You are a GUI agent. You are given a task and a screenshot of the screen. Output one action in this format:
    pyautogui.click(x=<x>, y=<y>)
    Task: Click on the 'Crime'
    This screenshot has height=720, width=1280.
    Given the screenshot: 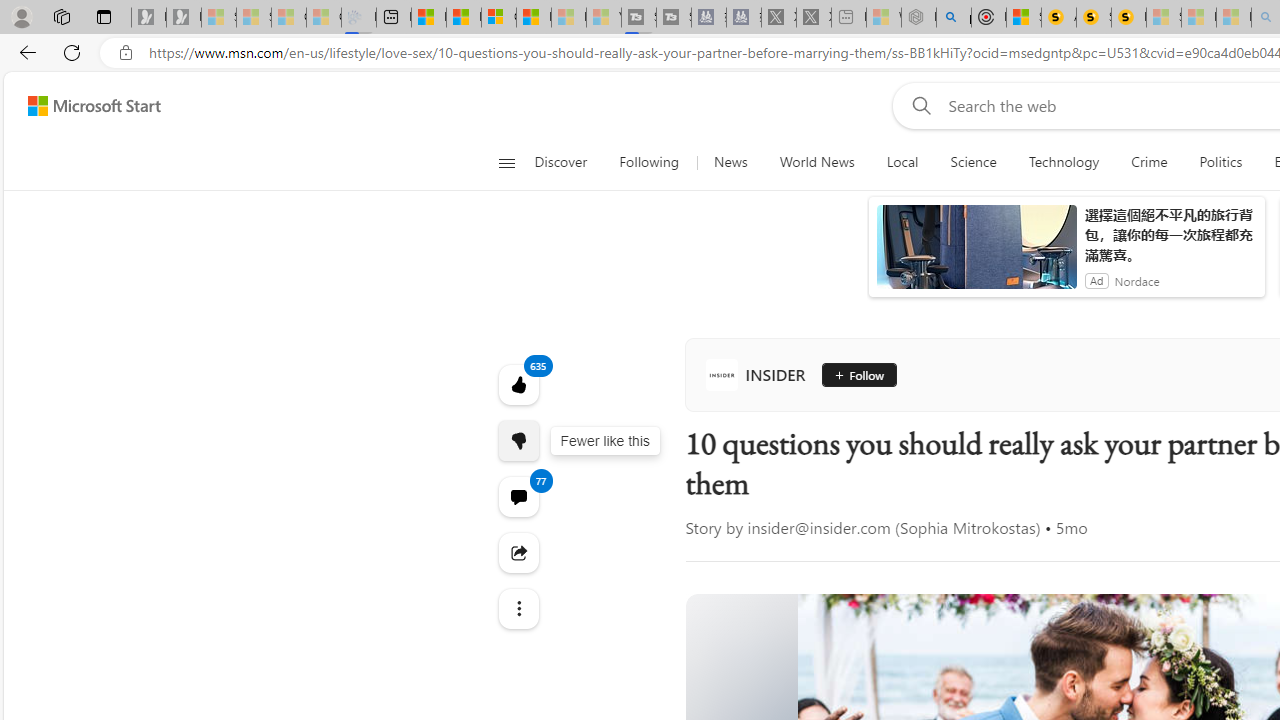 What is the action you would take?
    pyautogui.click(x=1149, y=162)
    